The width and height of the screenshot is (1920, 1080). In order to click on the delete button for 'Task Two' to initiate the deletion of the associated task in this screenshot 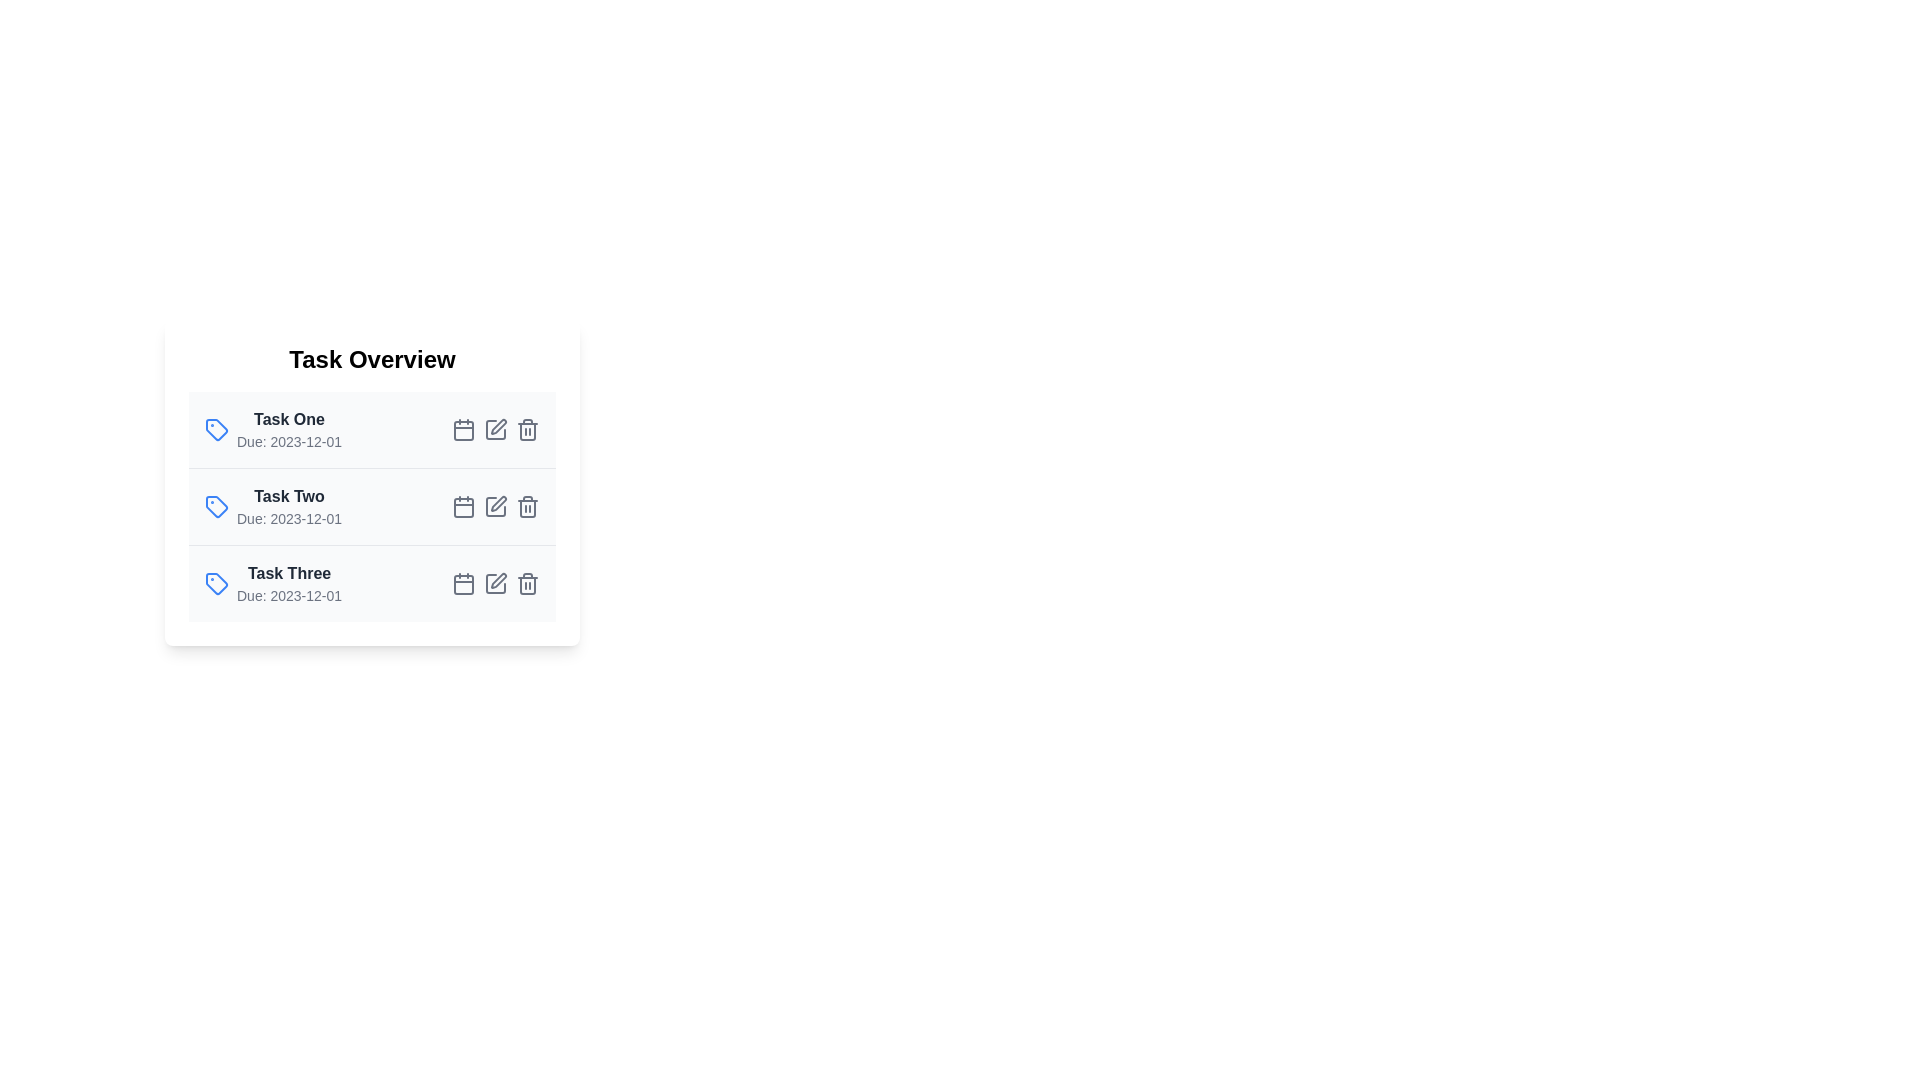, I will do `click(528, 505)`.